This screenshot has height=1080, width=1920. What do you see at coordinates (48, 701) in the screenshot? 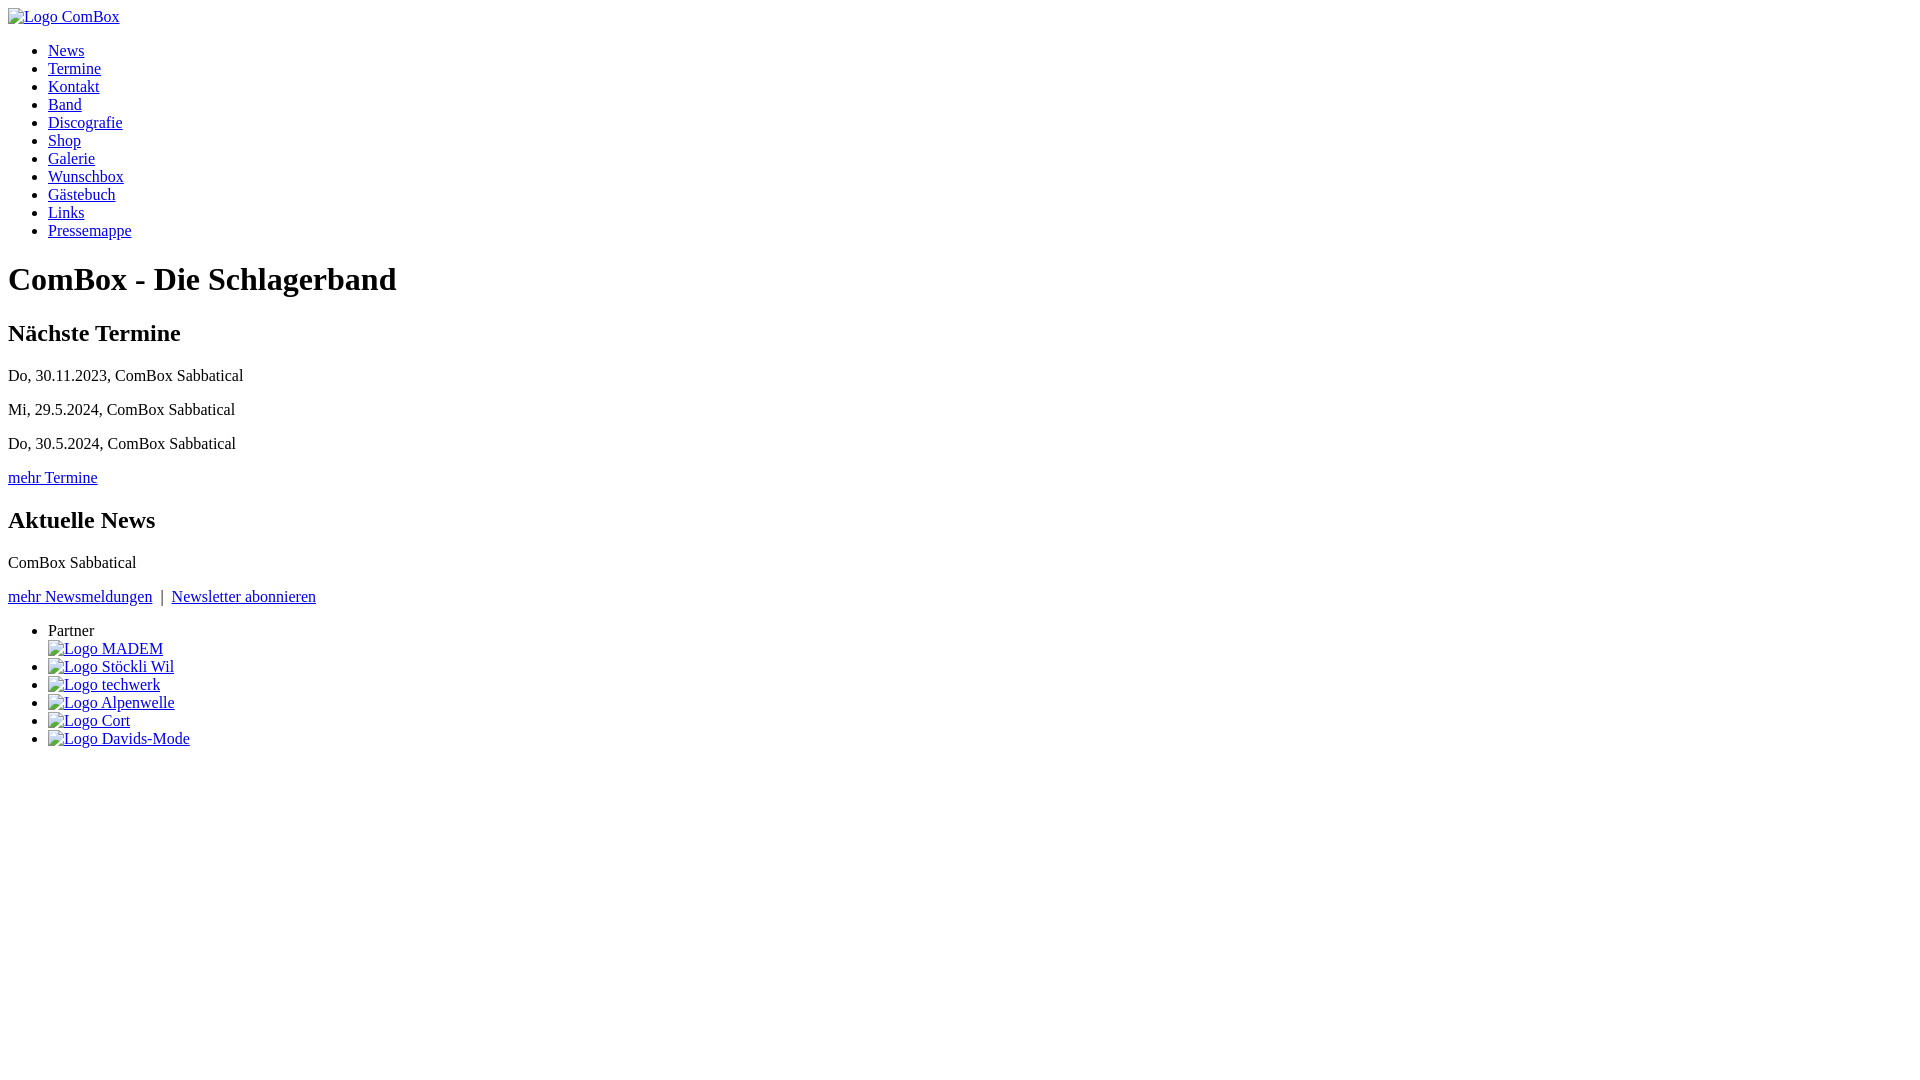
I see `'Link zu Alpenwelle'` at bounding box center [48, 701].